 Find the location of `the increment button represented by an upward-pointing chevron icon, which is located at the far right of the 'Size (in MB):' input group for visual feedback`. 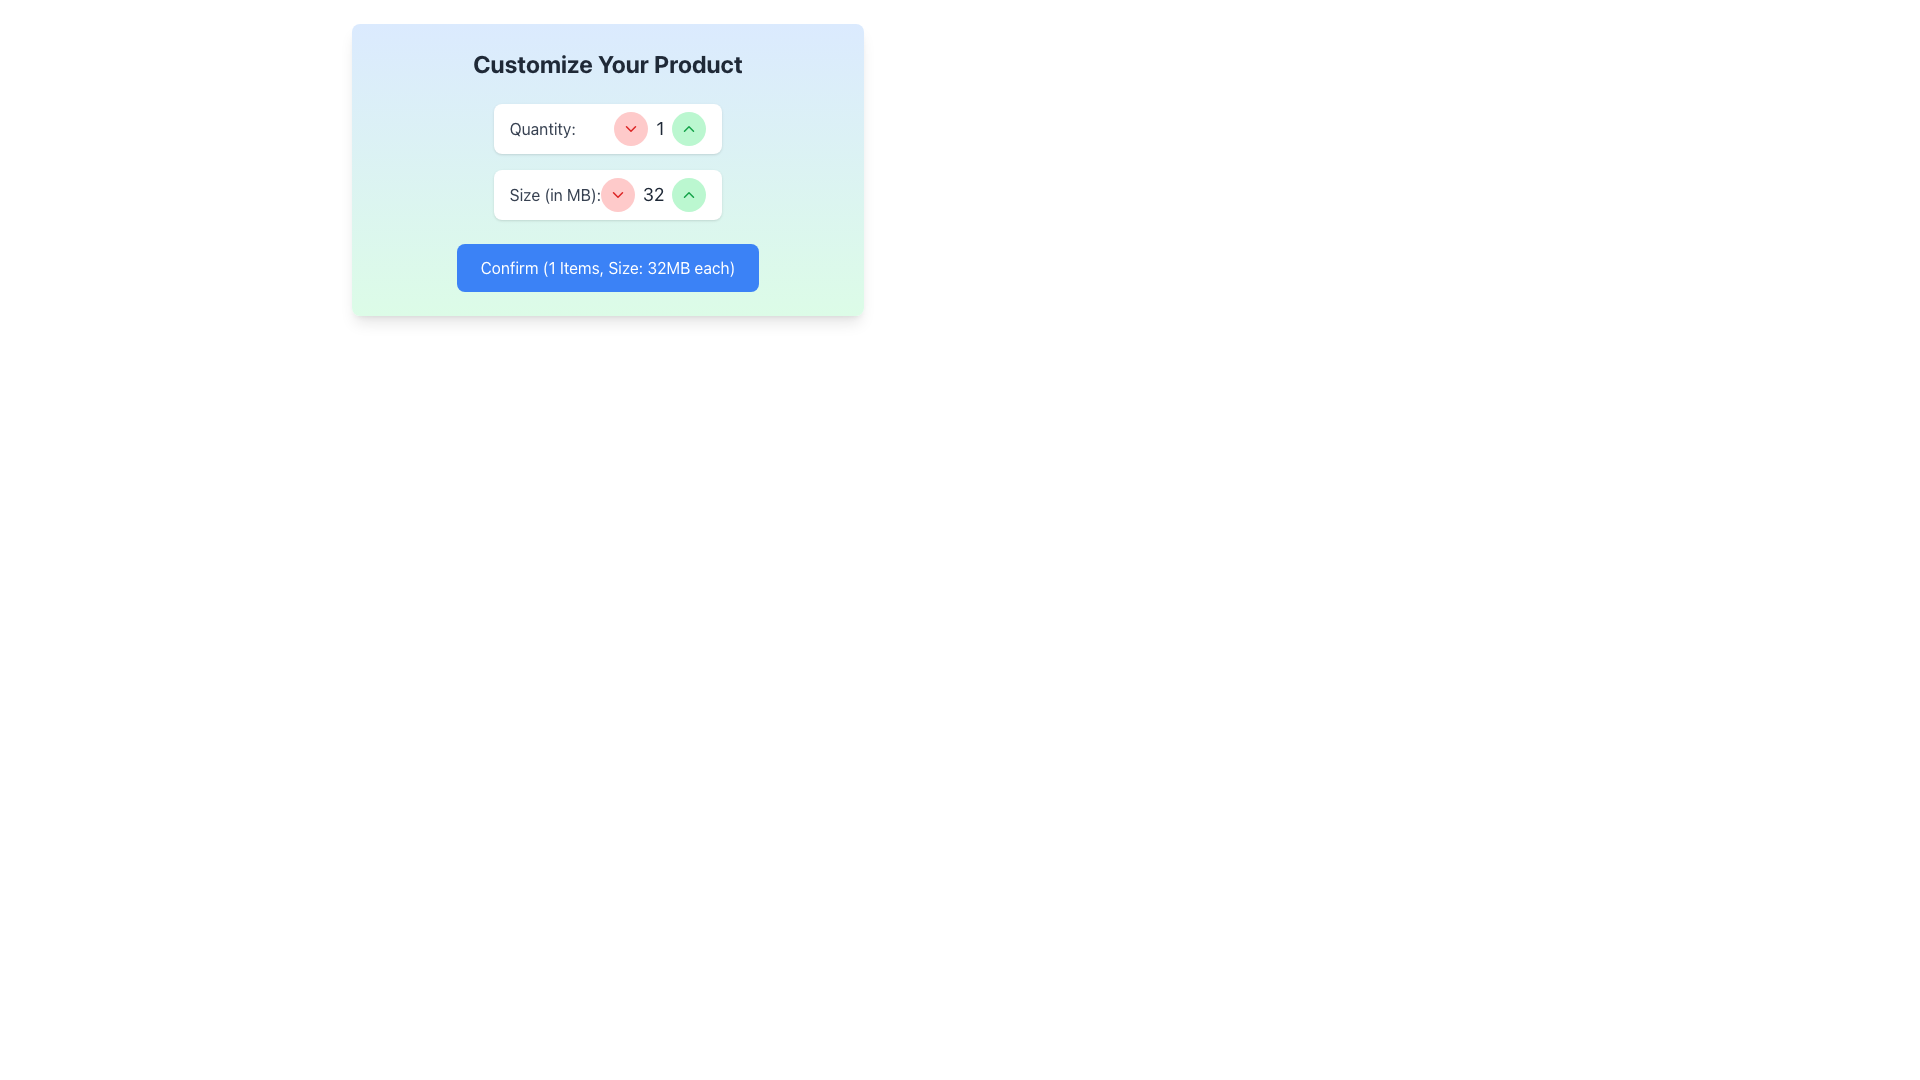

the increment button represented by an upward-pointing chevron icon, which is located at the far right of the 'Size (in MB):' input group for visual feedback is located at coordinates (689, 128).